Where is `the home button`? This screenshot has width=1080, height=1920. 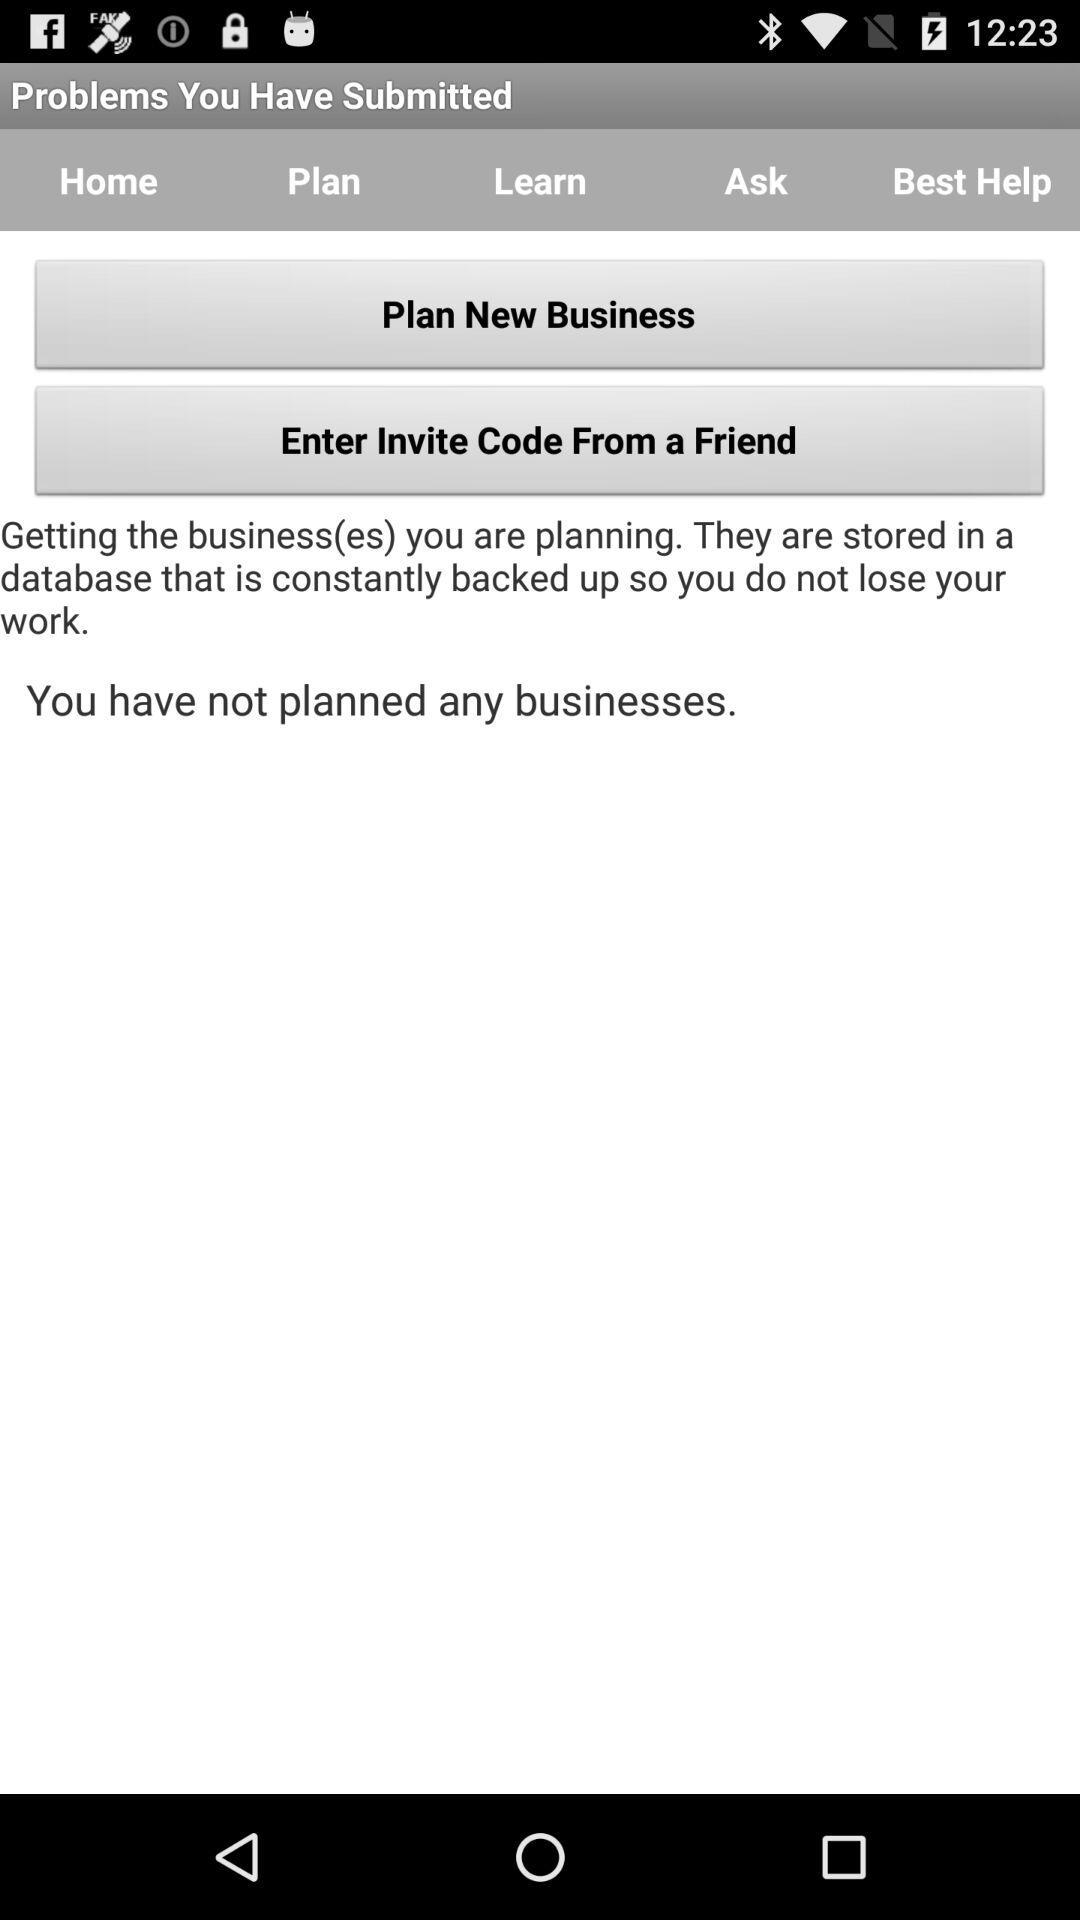
the home button is located at coordinates (108, 180).